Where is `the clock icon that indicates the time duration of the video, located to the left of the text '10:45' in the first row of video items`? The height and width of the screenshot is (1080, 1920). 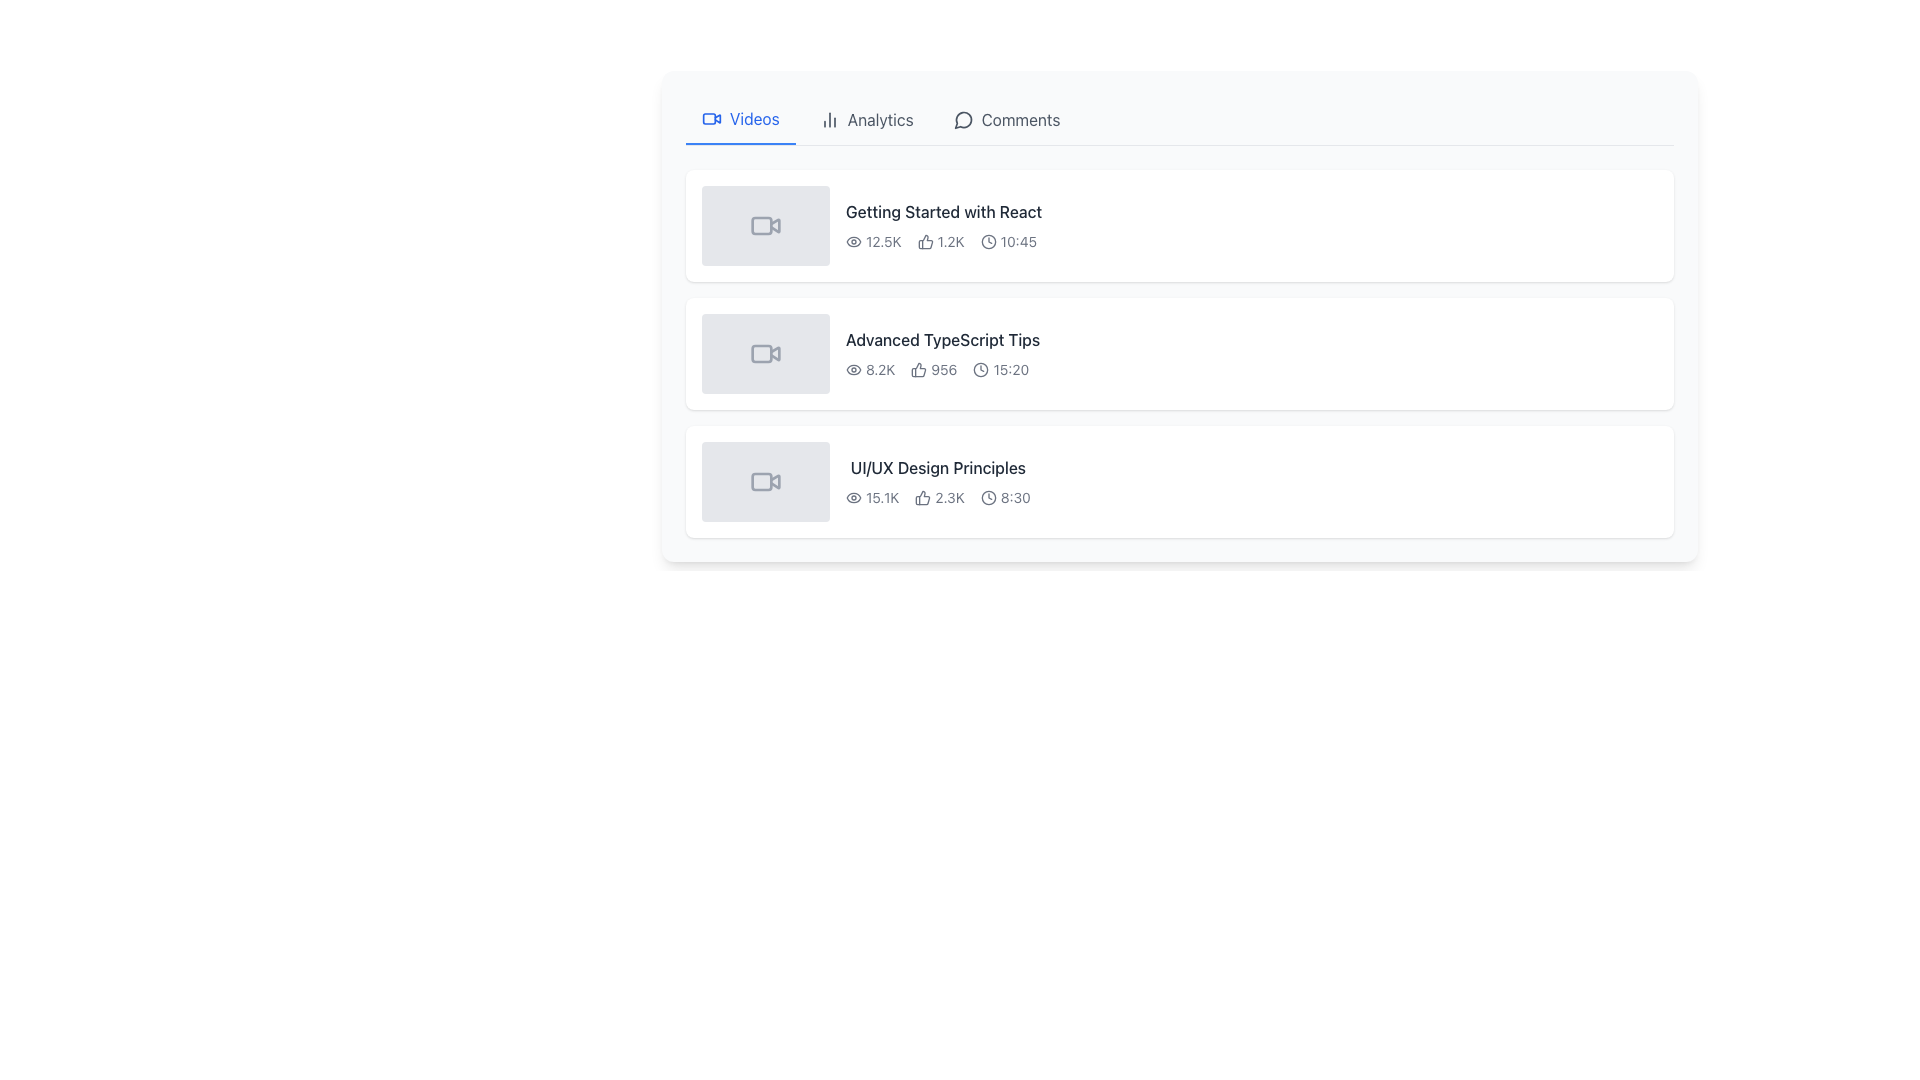
the clock icon that indicates the time duration of the video, located to the left of the text '10:45' in the first row of video items is located at coordinates (988, 241).